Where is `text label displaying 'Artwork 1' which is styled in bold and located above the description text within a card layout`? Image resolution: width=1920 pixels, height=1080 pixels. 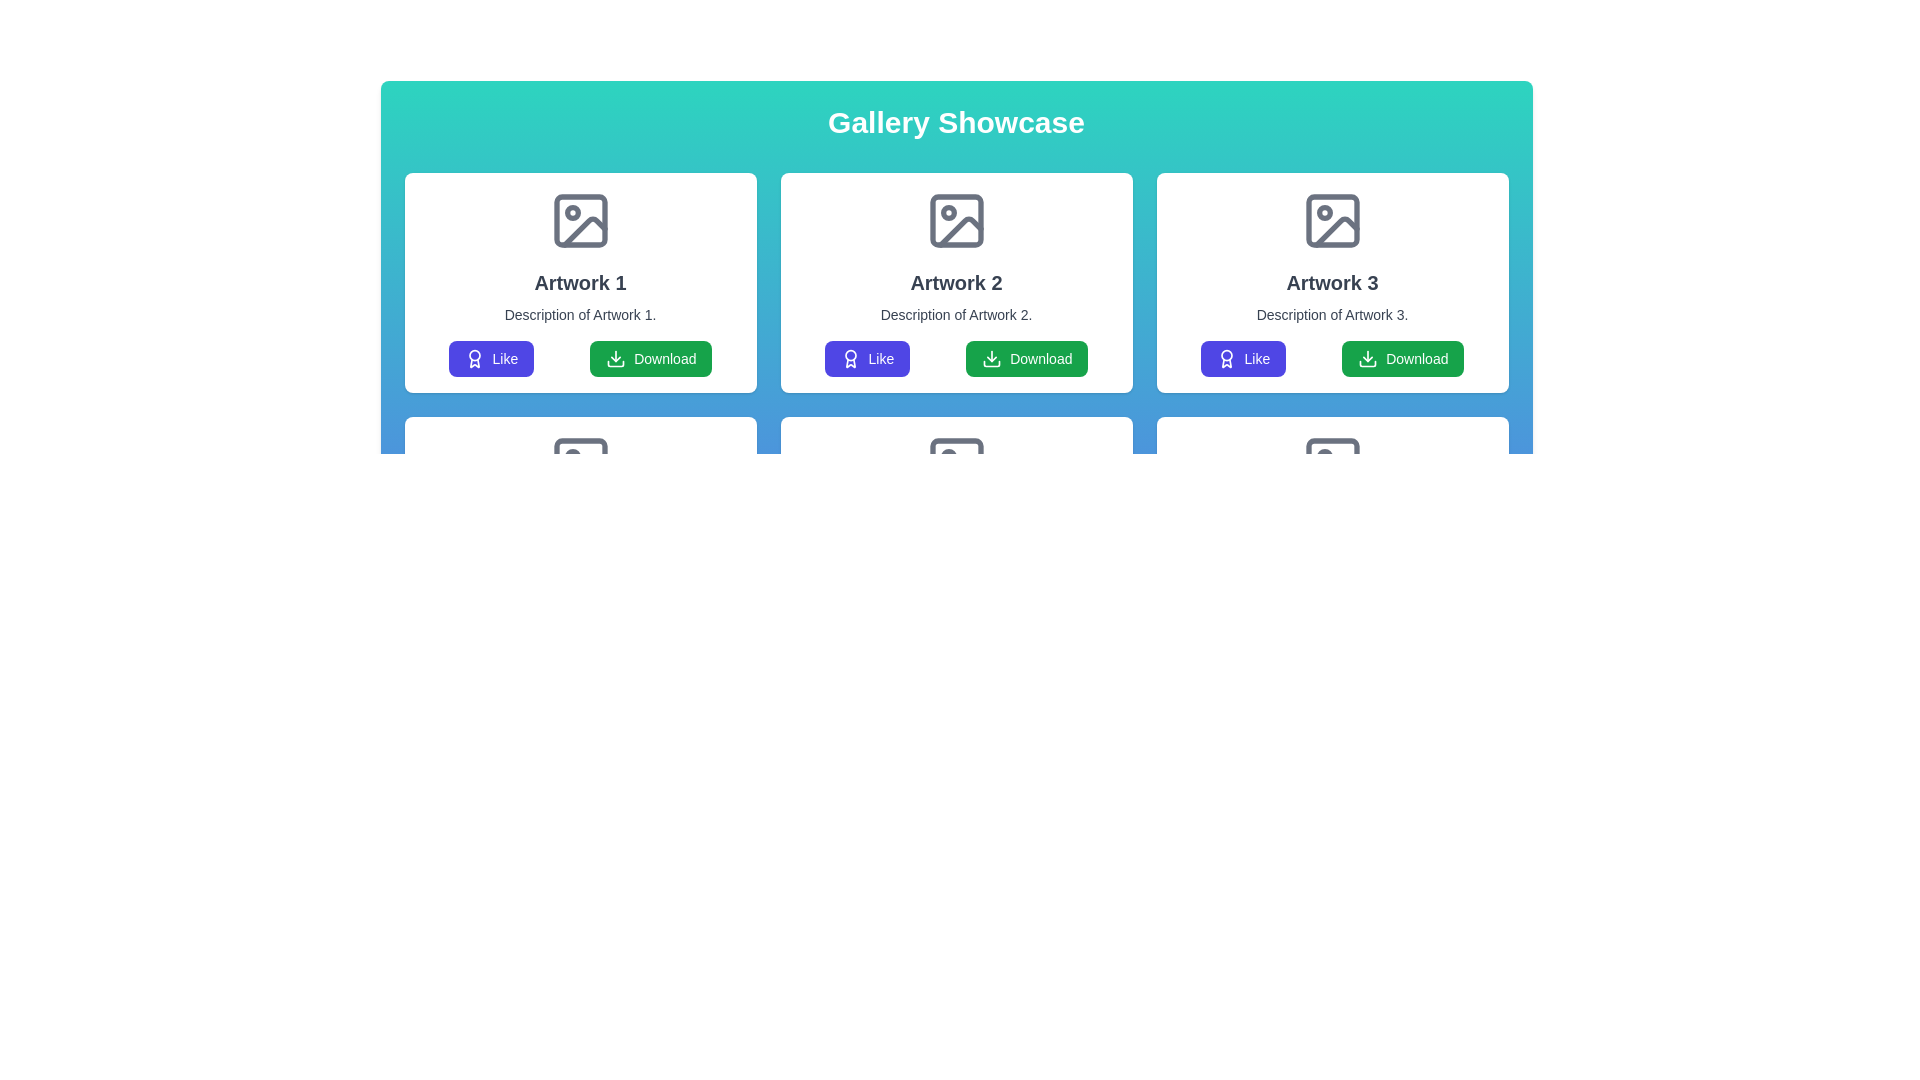
text label displaying 'Artwork 1' which is styled in bold and located above the description text within a card layout is located at coordinates (579, 282).